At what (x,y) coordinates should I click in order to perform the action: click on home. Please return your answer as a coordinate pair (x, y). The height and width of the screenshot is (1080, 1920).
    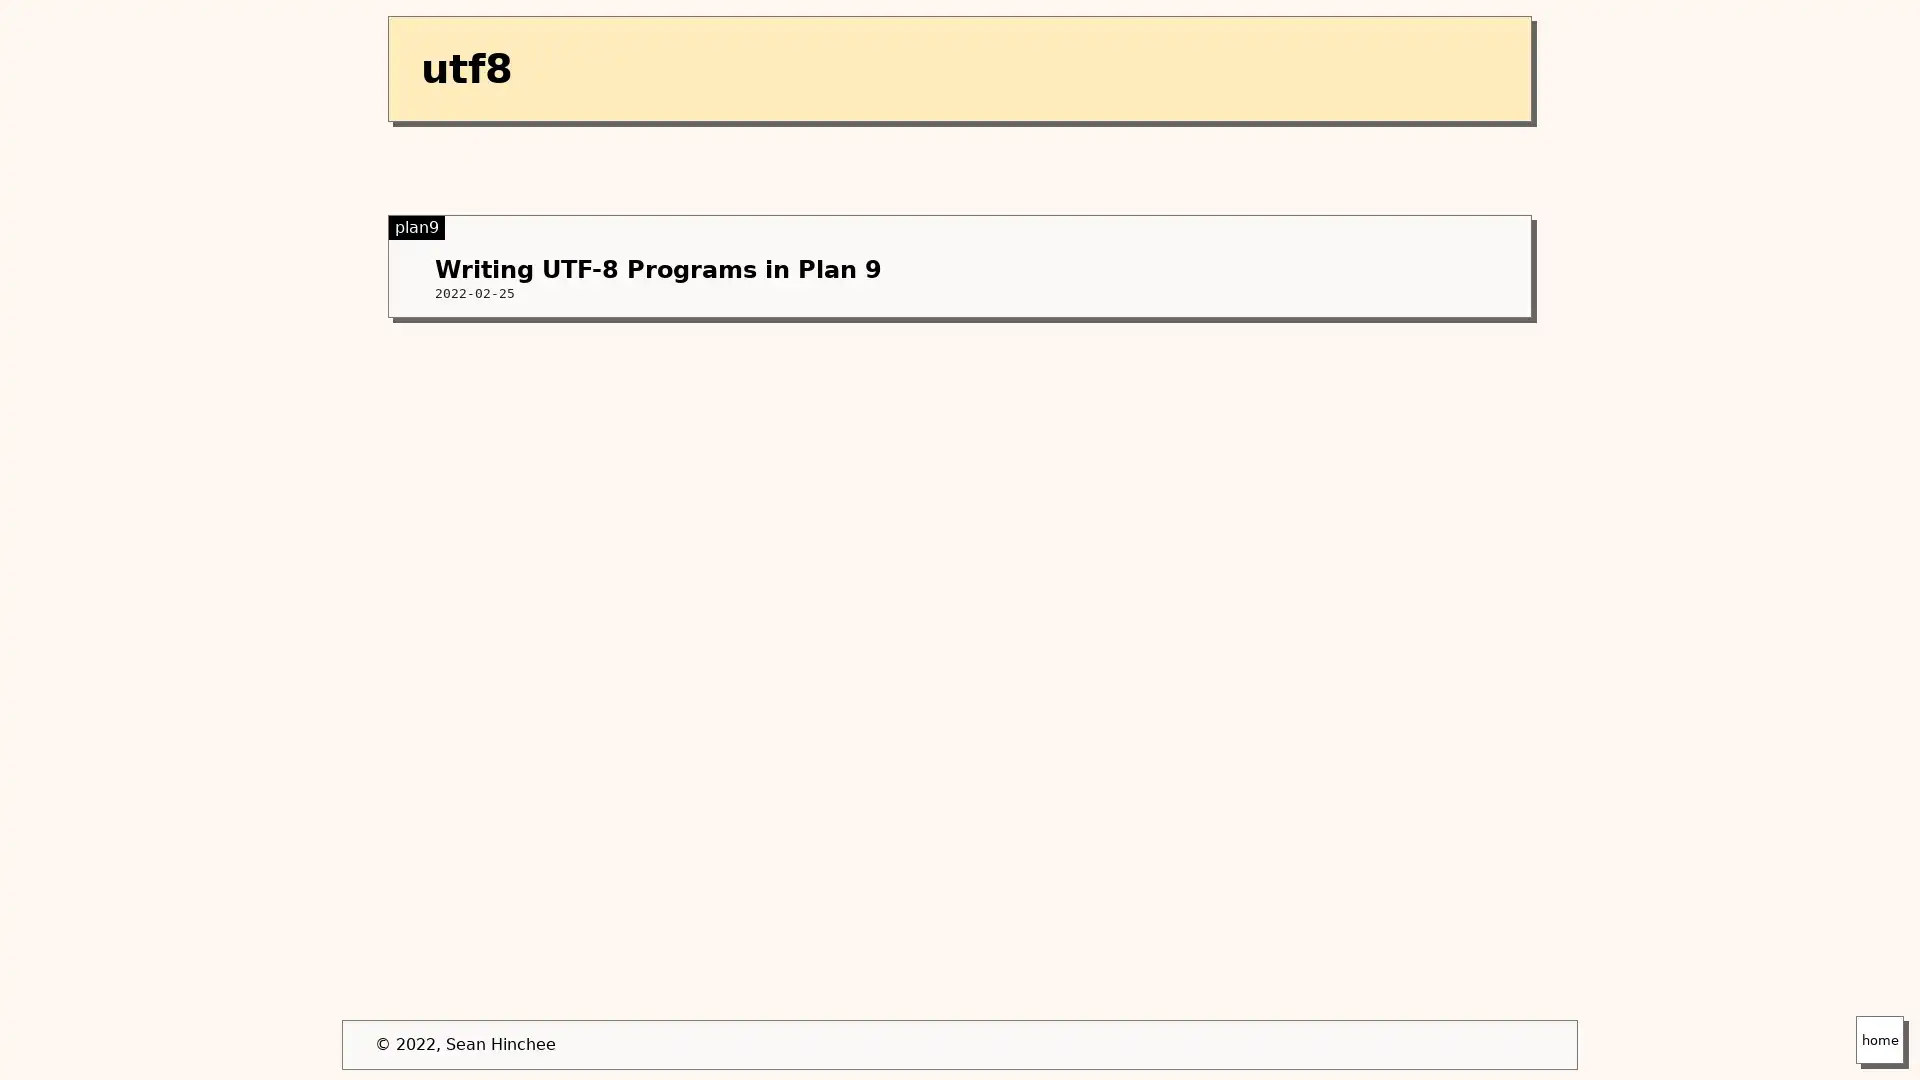
    Looking at the image, I should click on (1879, 1039).